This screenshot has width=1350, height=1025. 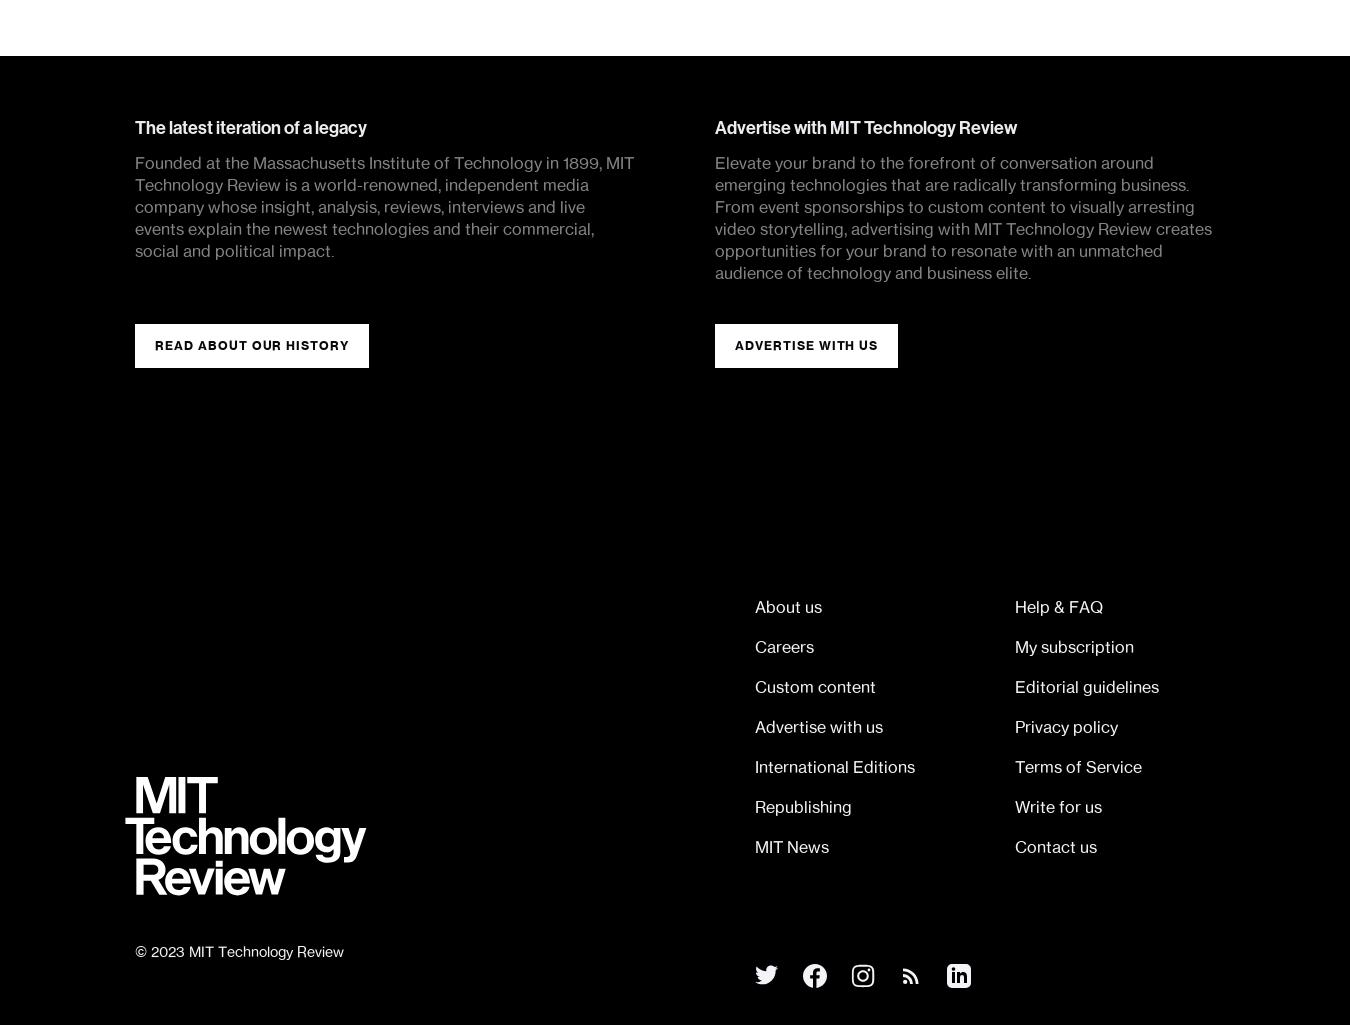 What do you see at coordinates (754, 726) in the screenshot?
I see `'Advertise with us'` at bounding box center [754, 726].